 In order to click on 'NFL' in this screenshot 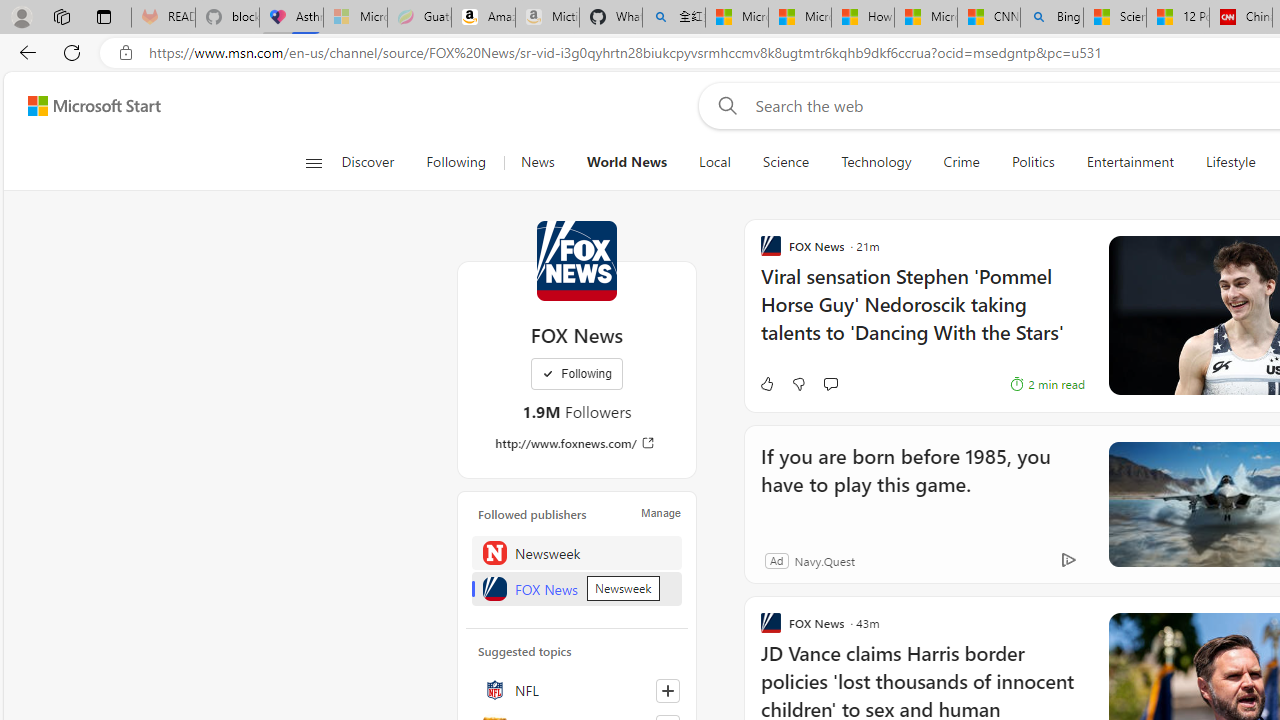, I will do `click(576, 689)`.